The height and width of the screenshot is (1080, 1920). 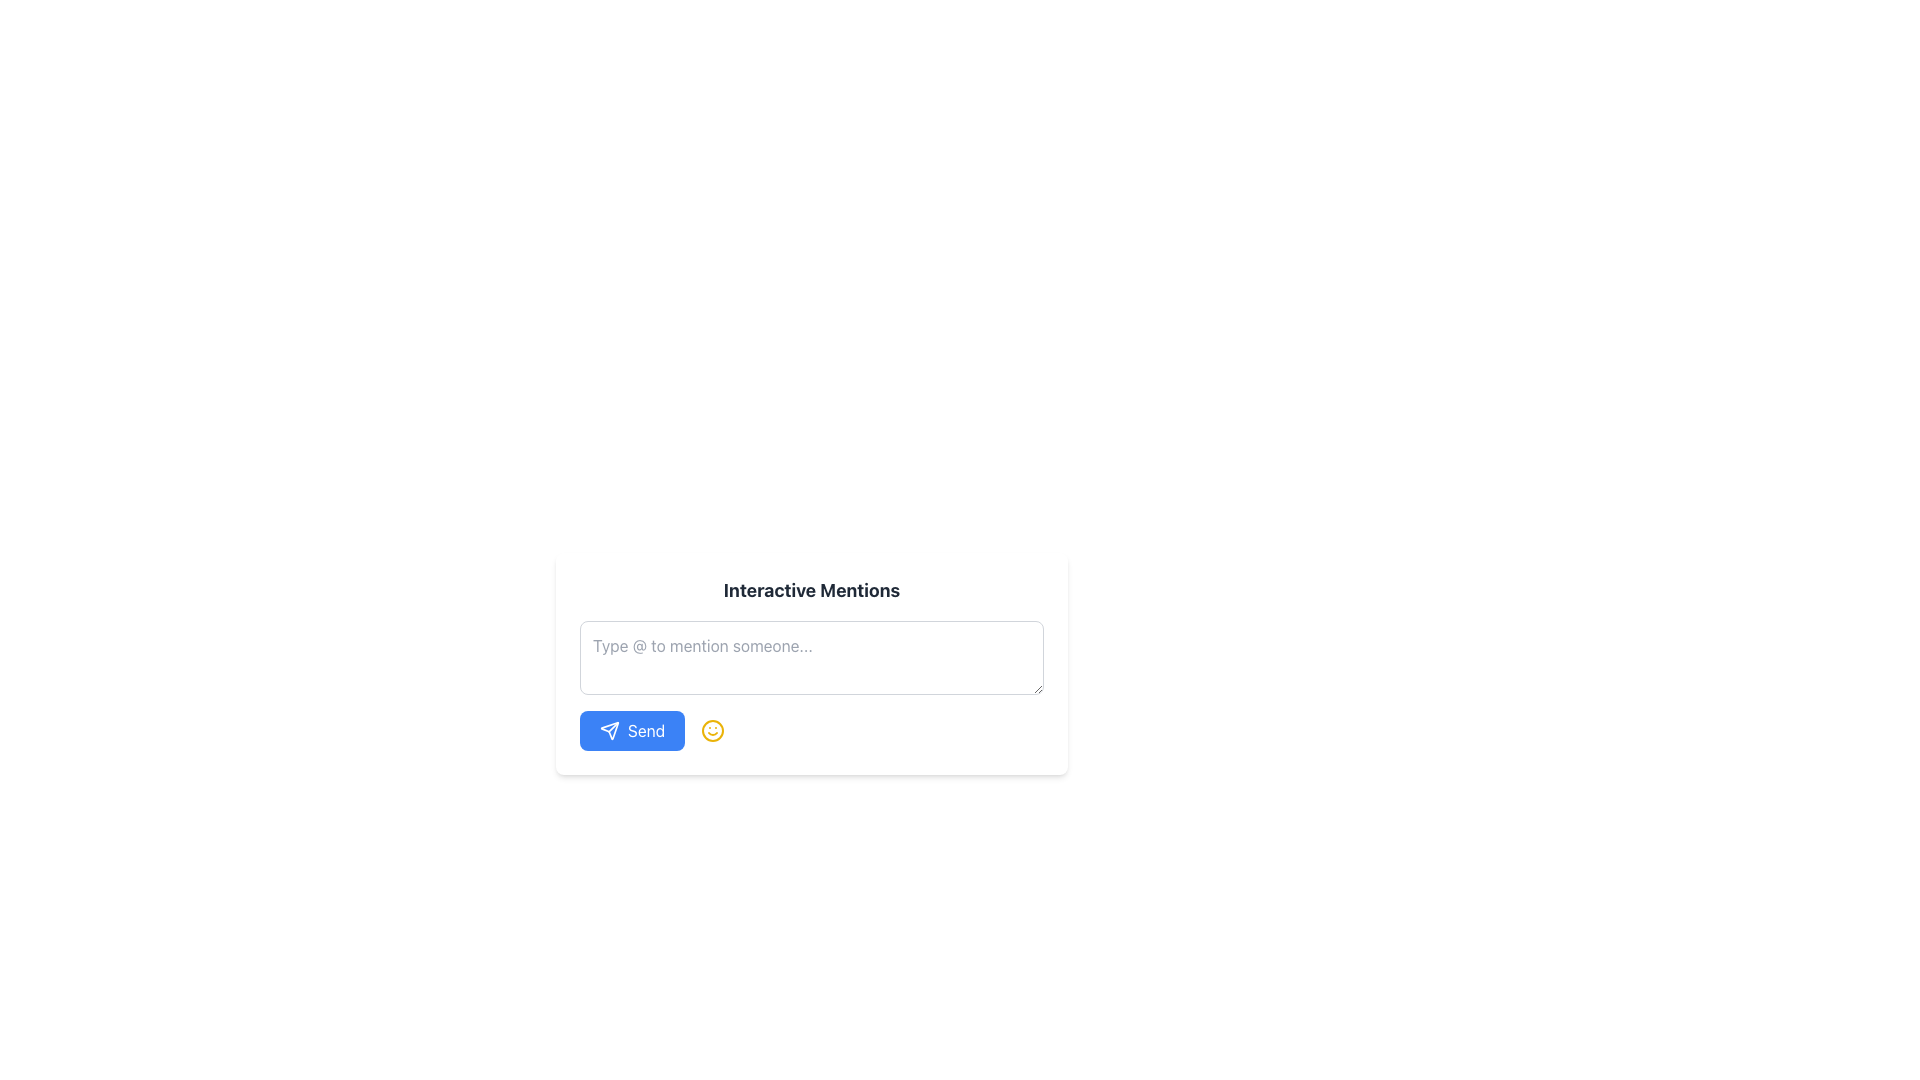 I want to click on the circular shape with a yellow outline located within the smiling face icon, positioned at the center of the yellow smiley face, so click(x=713, y=731).